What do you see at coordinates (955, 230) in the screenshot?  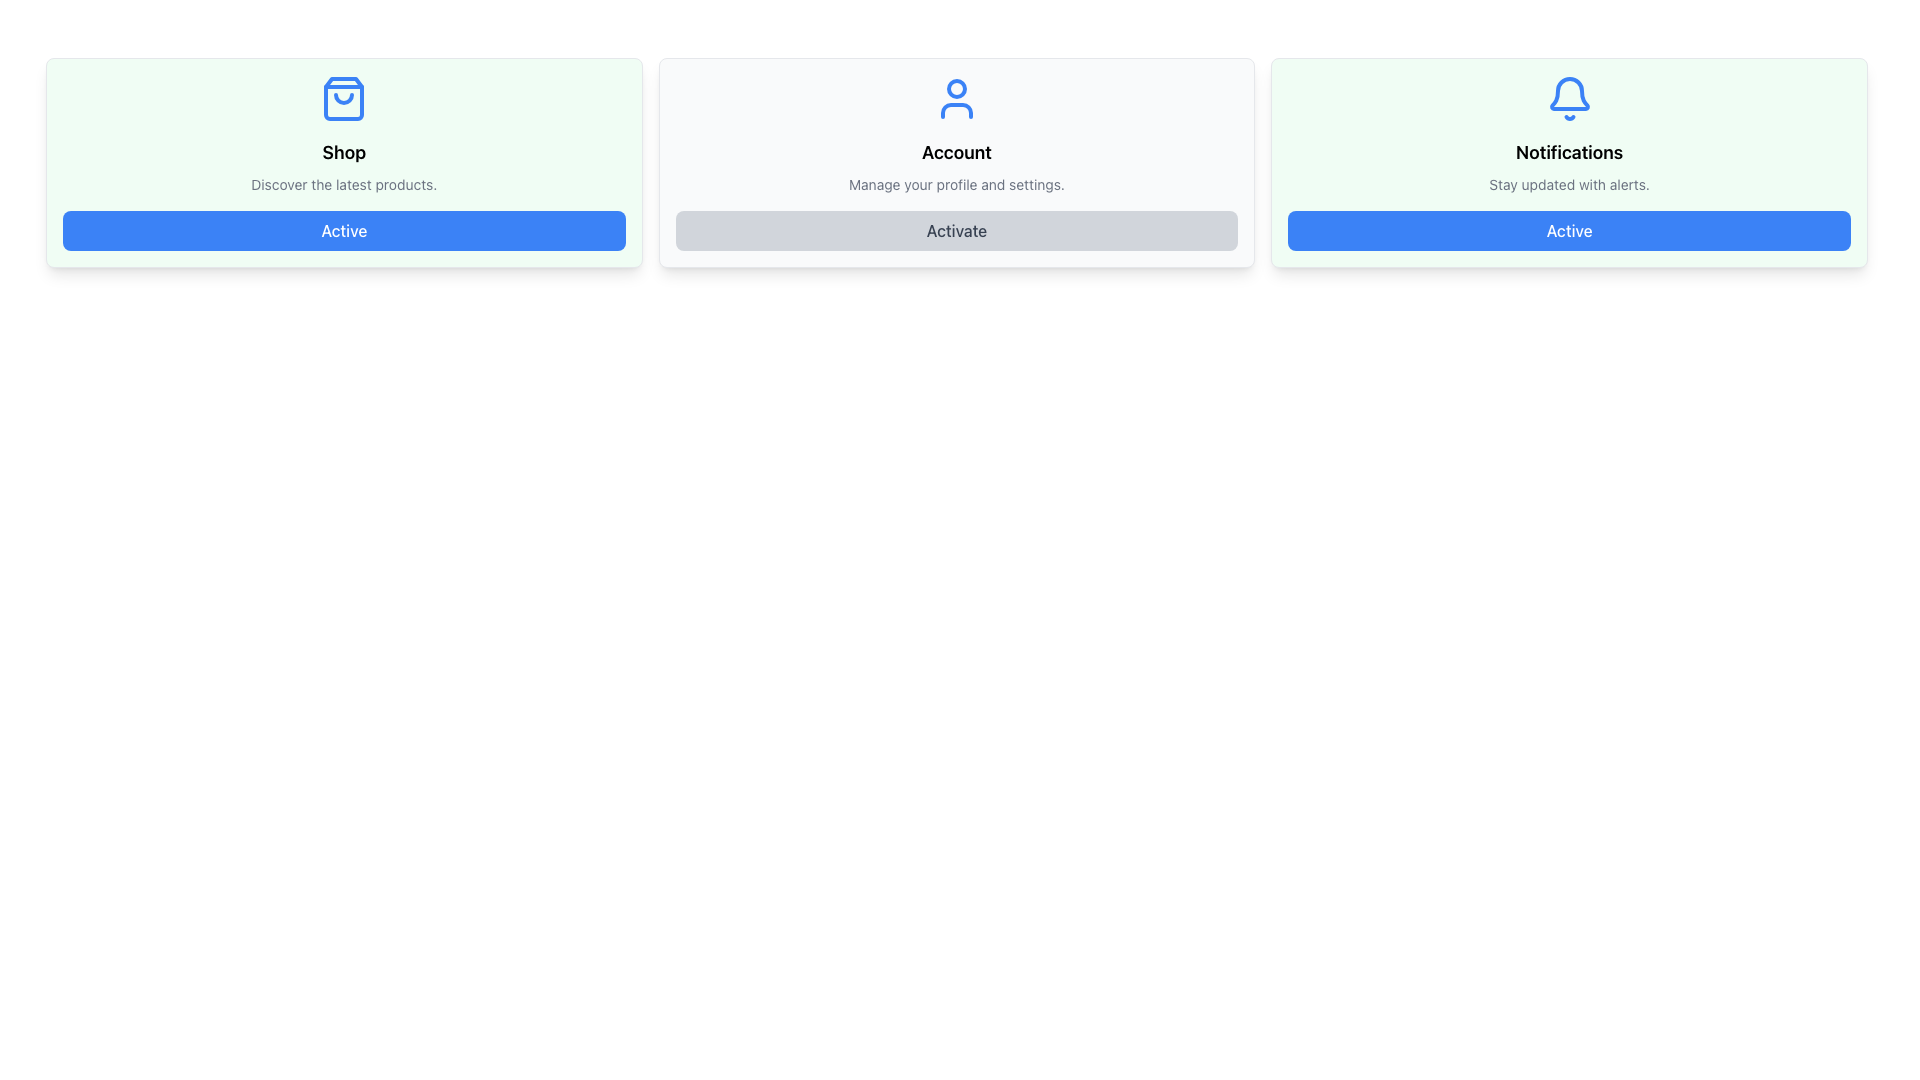 I see `the button located at the bottom of the 'Account' card` at bounding box center [955, 230].